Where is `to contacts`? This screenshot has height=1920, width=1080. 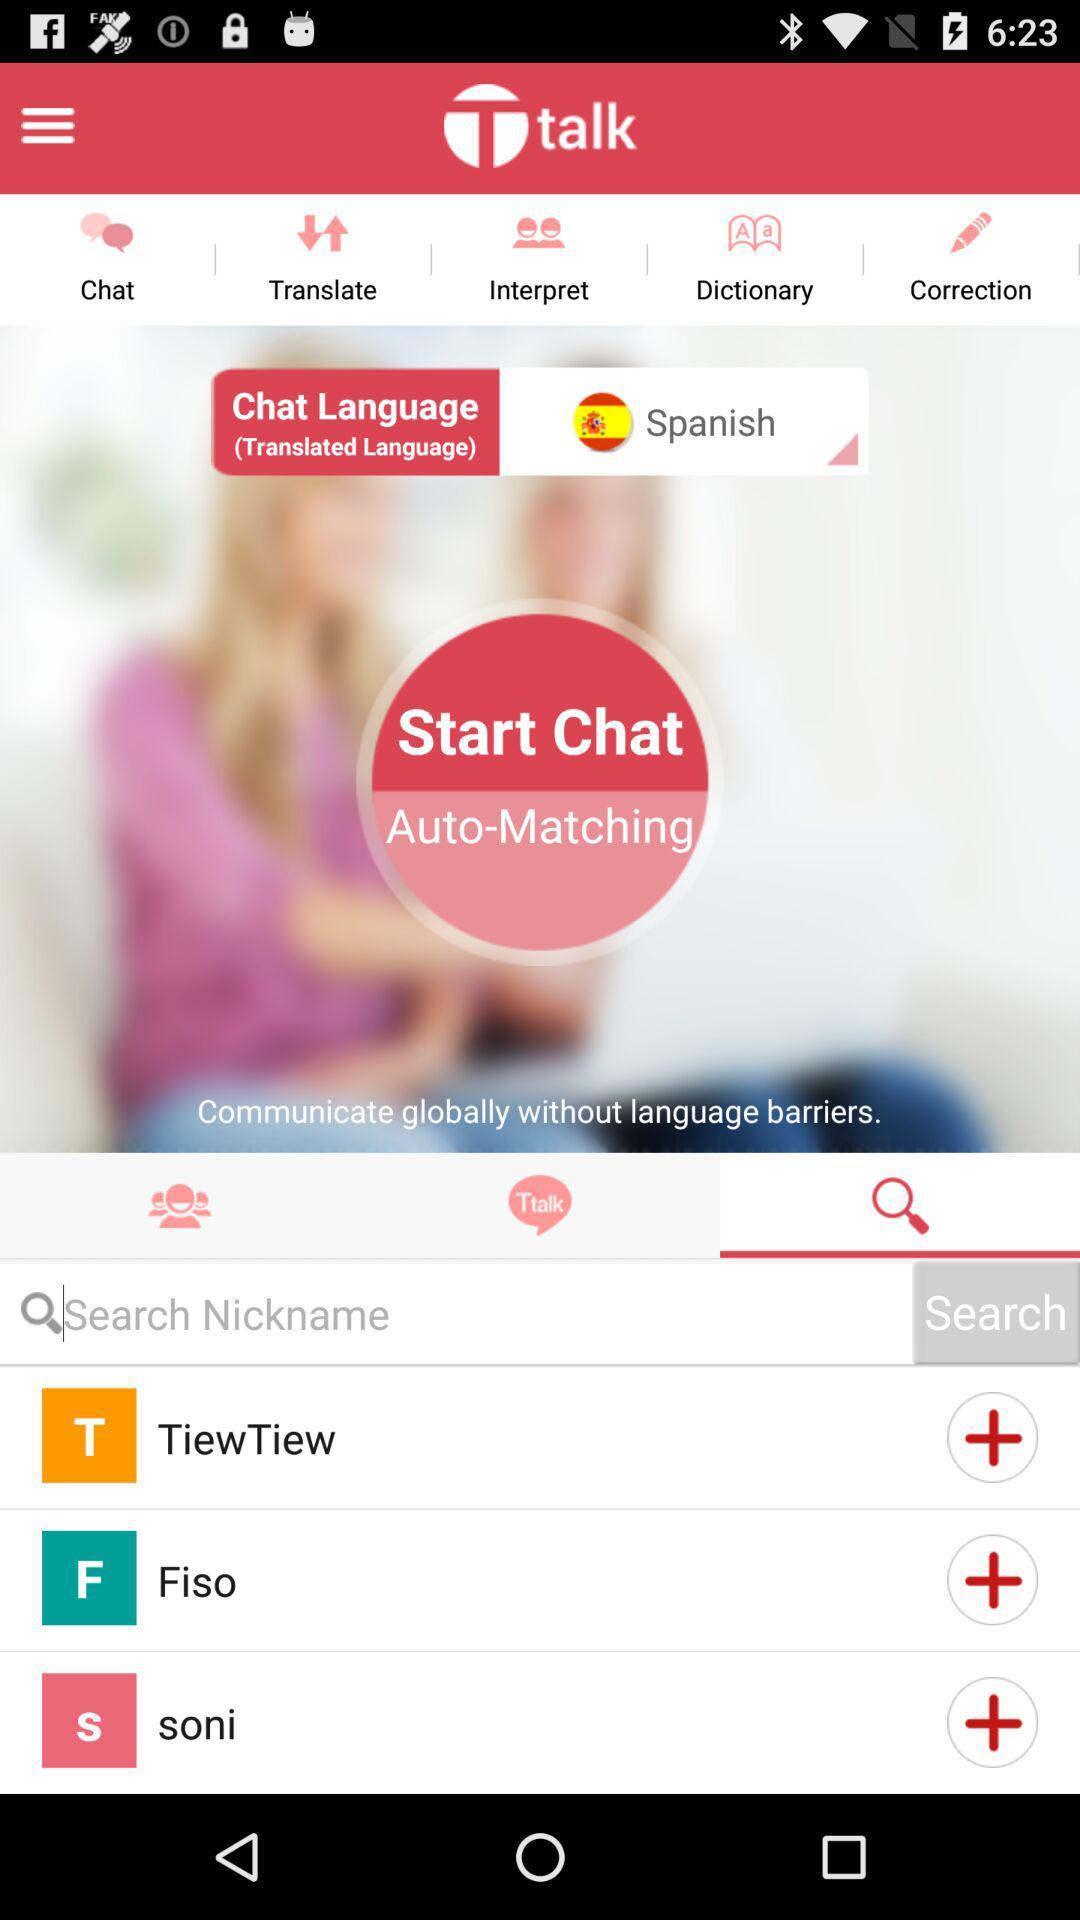 to contacts is located at coordinates (992, 1721).